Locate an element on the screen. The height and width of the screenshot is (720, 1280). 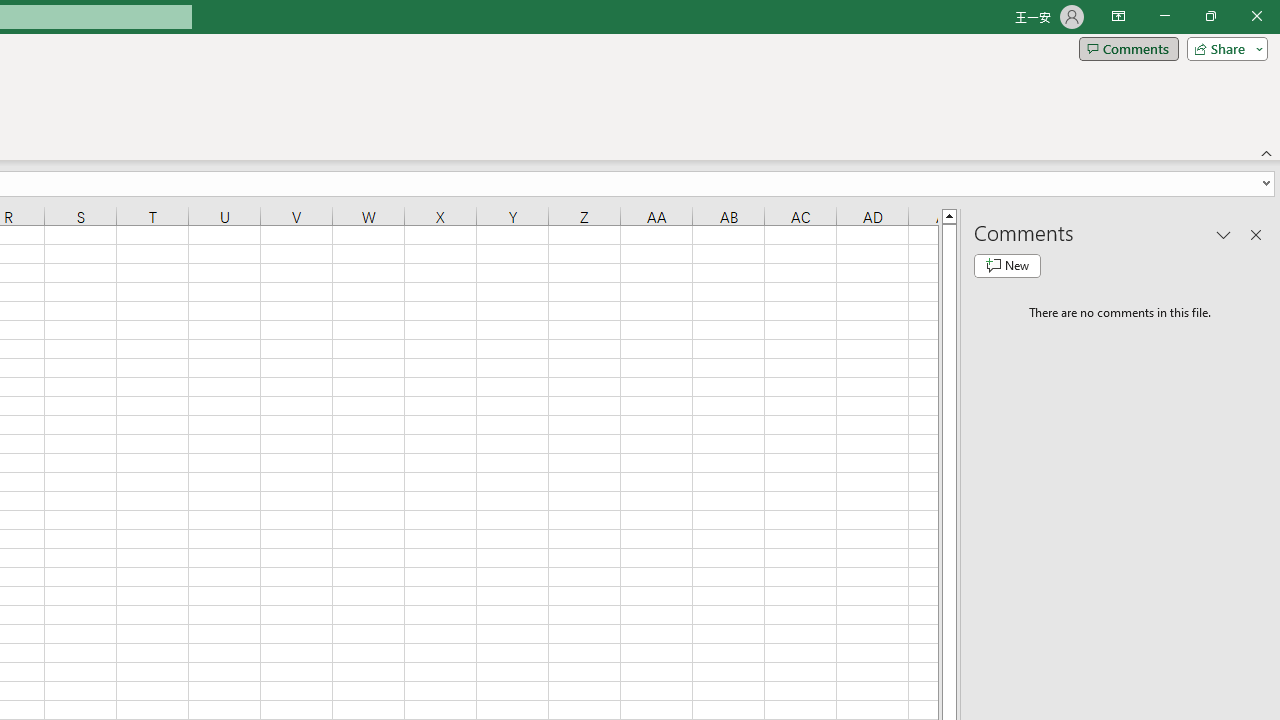
'Line up' is located at coordinates (948, 215).